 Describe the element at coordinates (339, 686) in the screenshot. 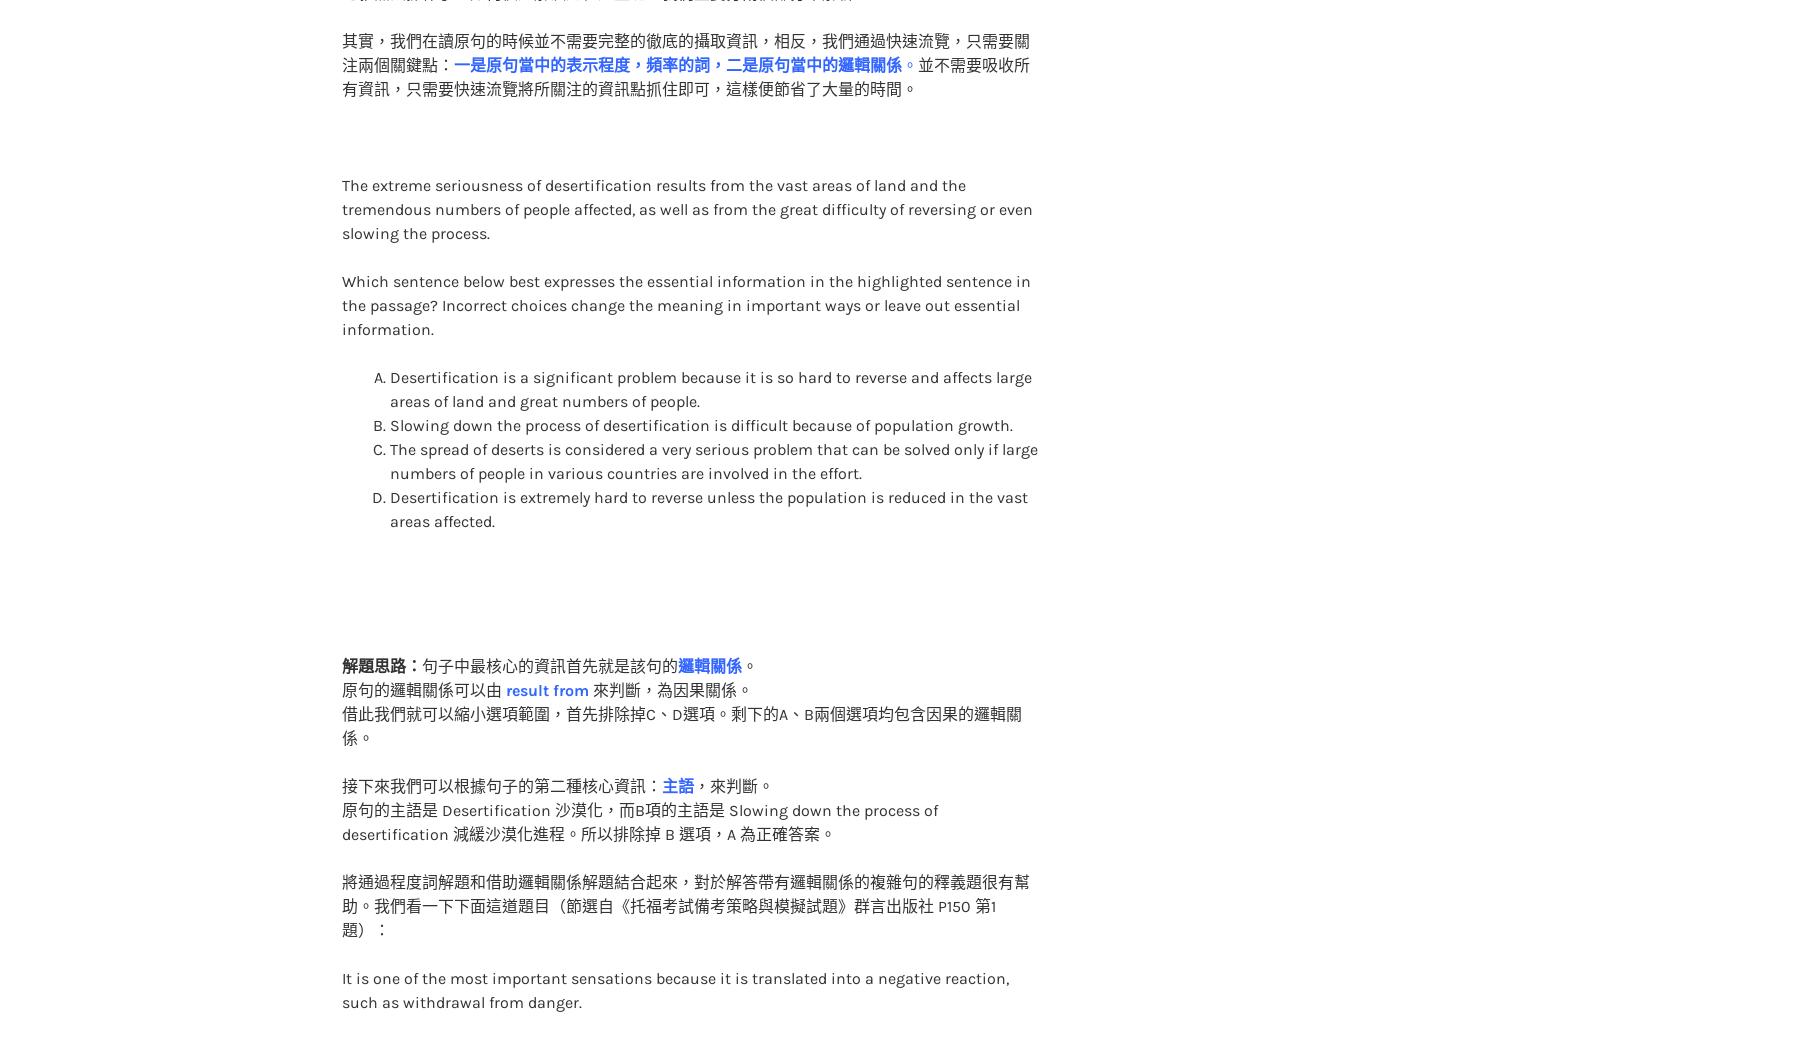

I see `'借此我們就可以縮小選項範圍，首先排除掉C、D選項。剩下的A、B兩個選項均包含因果的邏輯關係。'` at that location.